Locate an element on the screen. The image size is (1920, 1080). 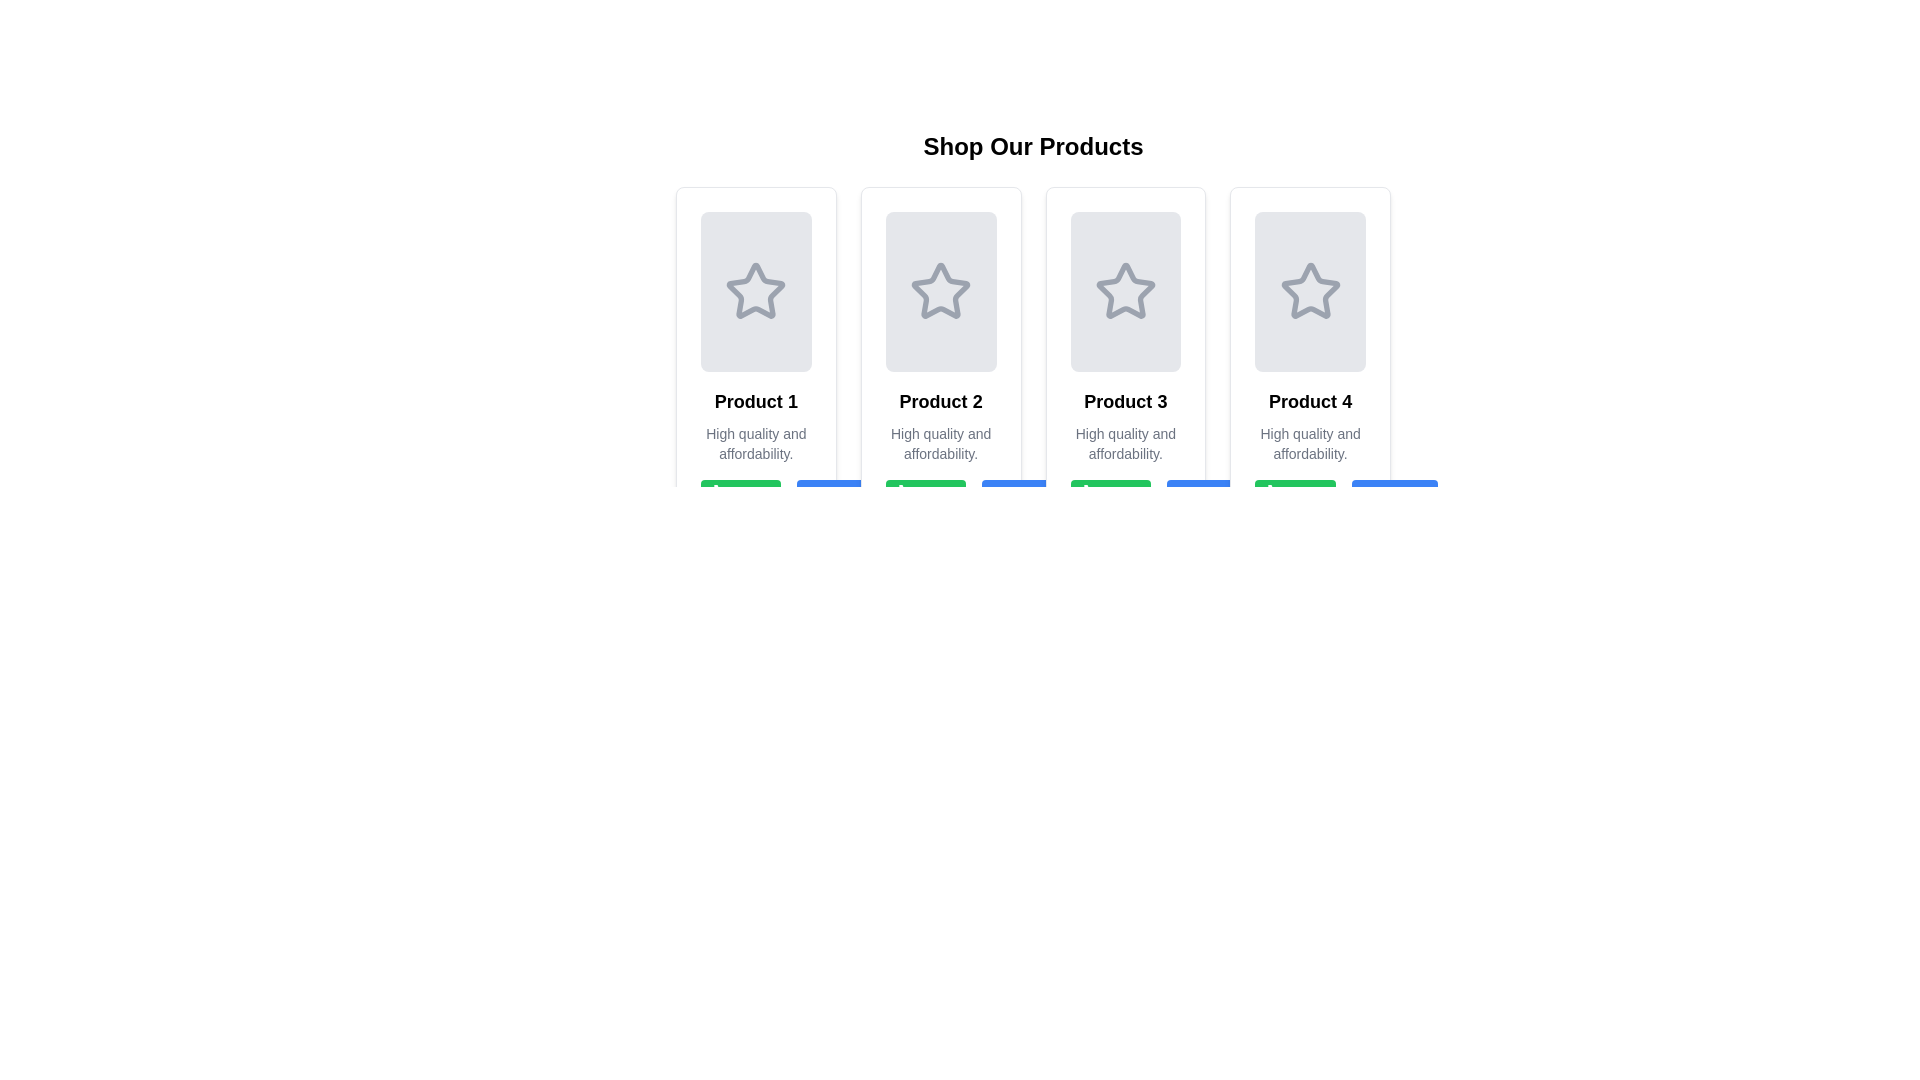
the star icon for rating or indicating a favorite selection located within the 'Product 3' card is located at coordinates (1125, 292).